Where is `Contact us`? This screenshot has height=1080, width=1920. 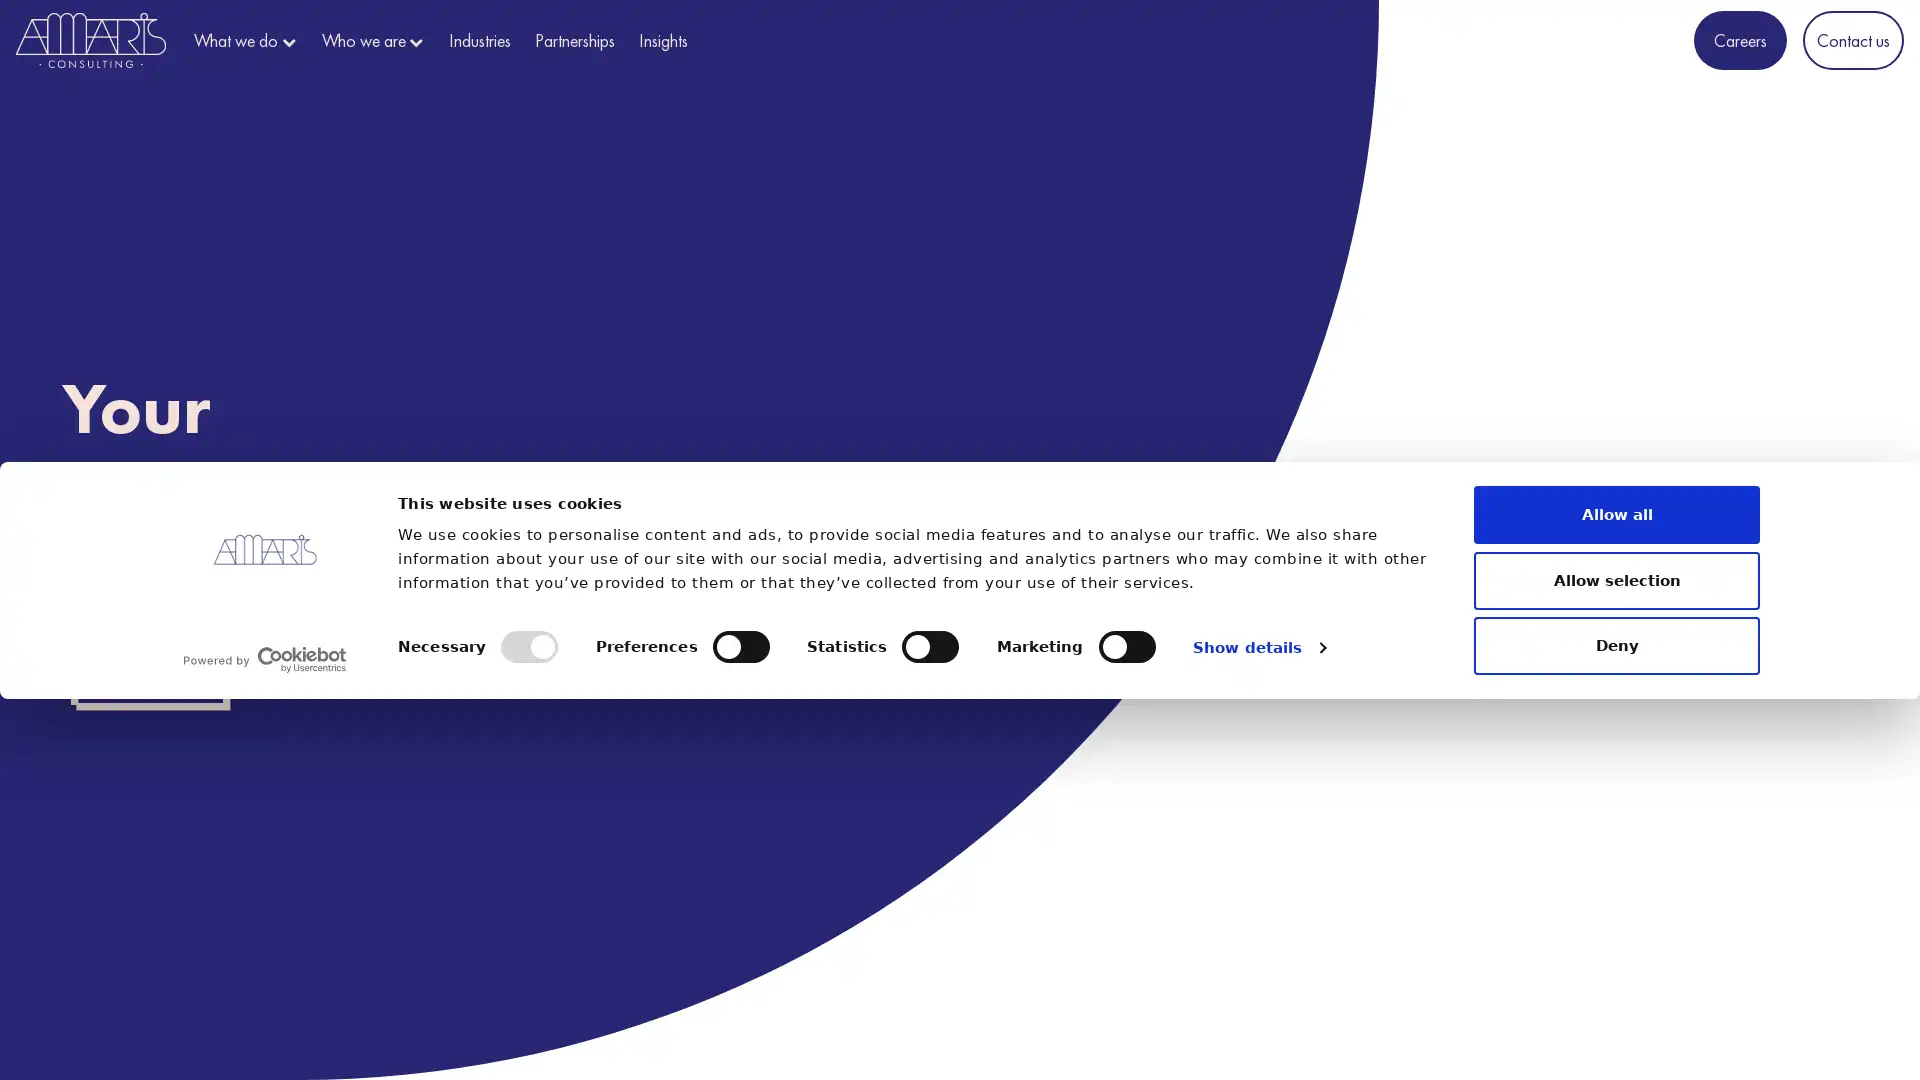 Contact us is located at coordinates (1852, 40).